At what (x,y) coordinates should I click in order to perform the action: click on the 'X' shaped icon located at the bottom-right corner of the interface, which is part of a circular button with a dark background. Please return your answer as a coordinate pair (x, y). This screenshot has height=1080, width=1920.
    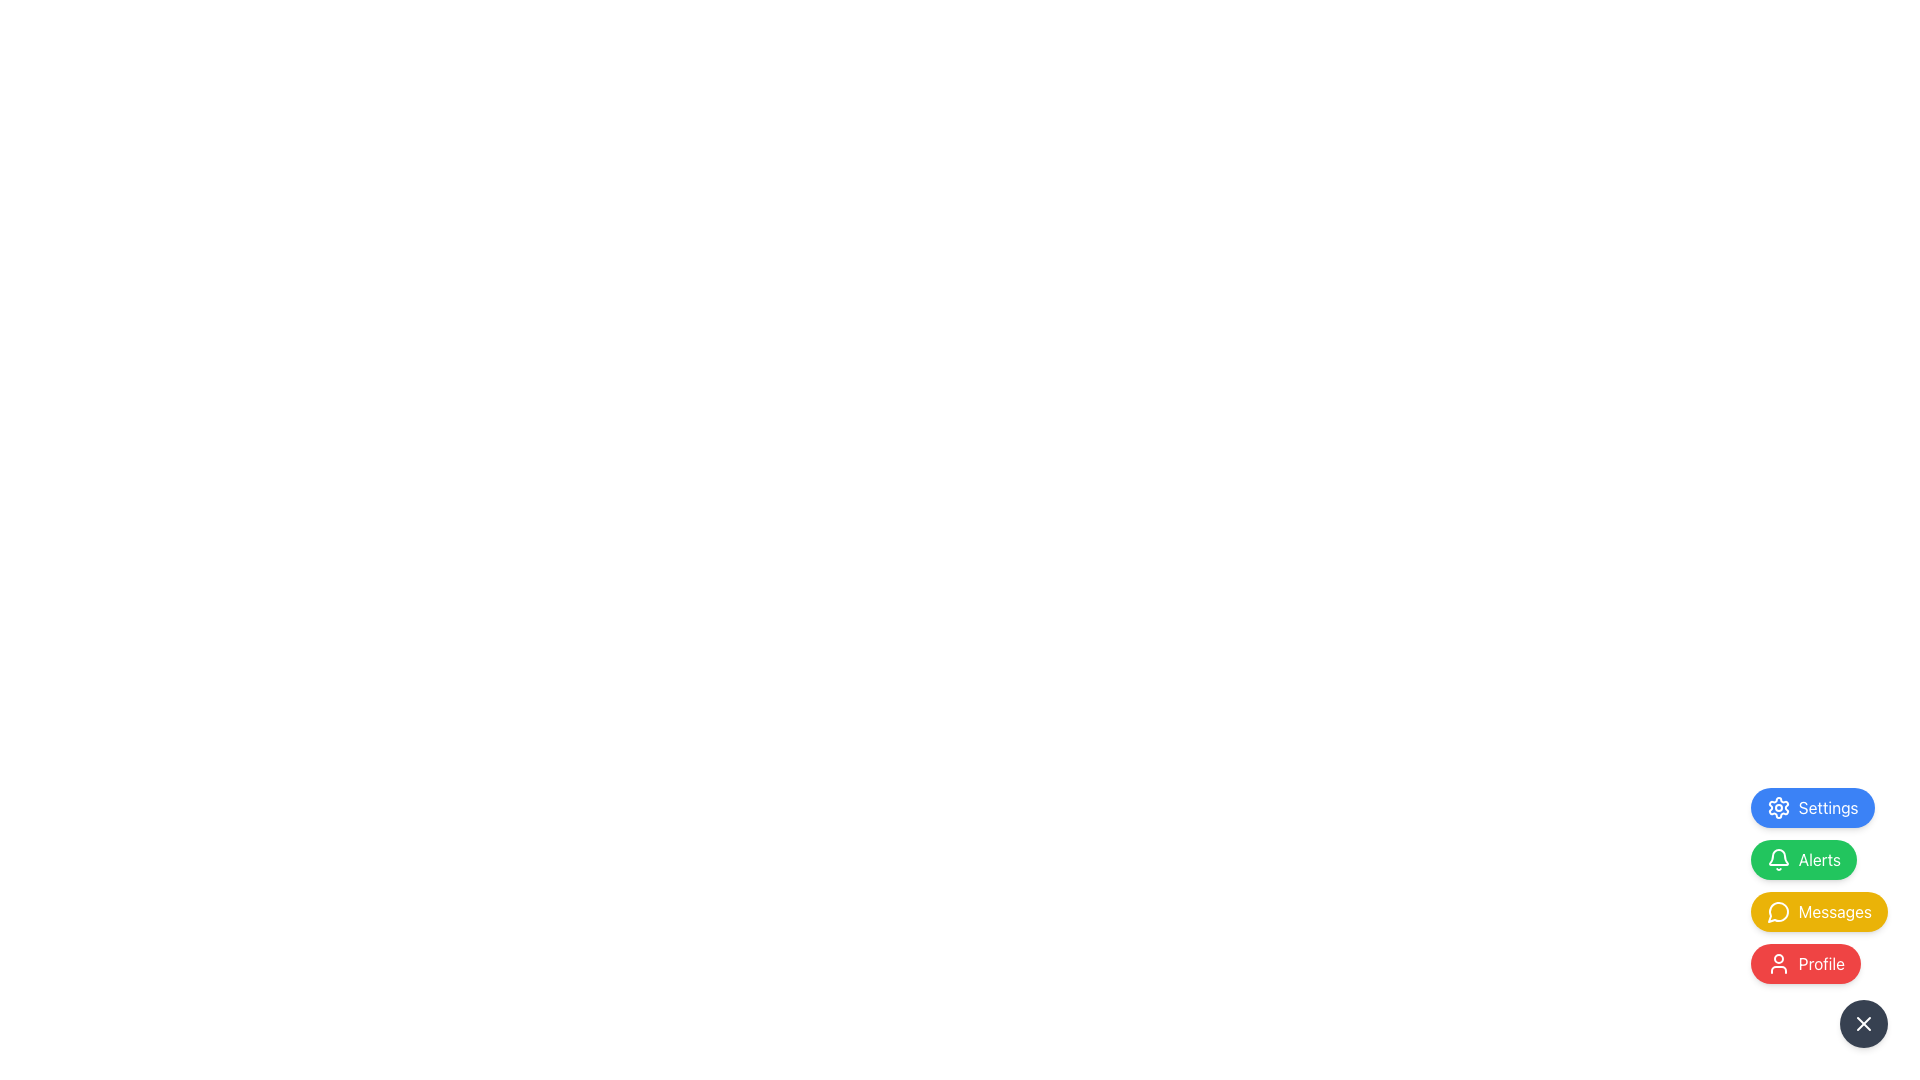
    Looking at the image, I should click on (1862, 1023).